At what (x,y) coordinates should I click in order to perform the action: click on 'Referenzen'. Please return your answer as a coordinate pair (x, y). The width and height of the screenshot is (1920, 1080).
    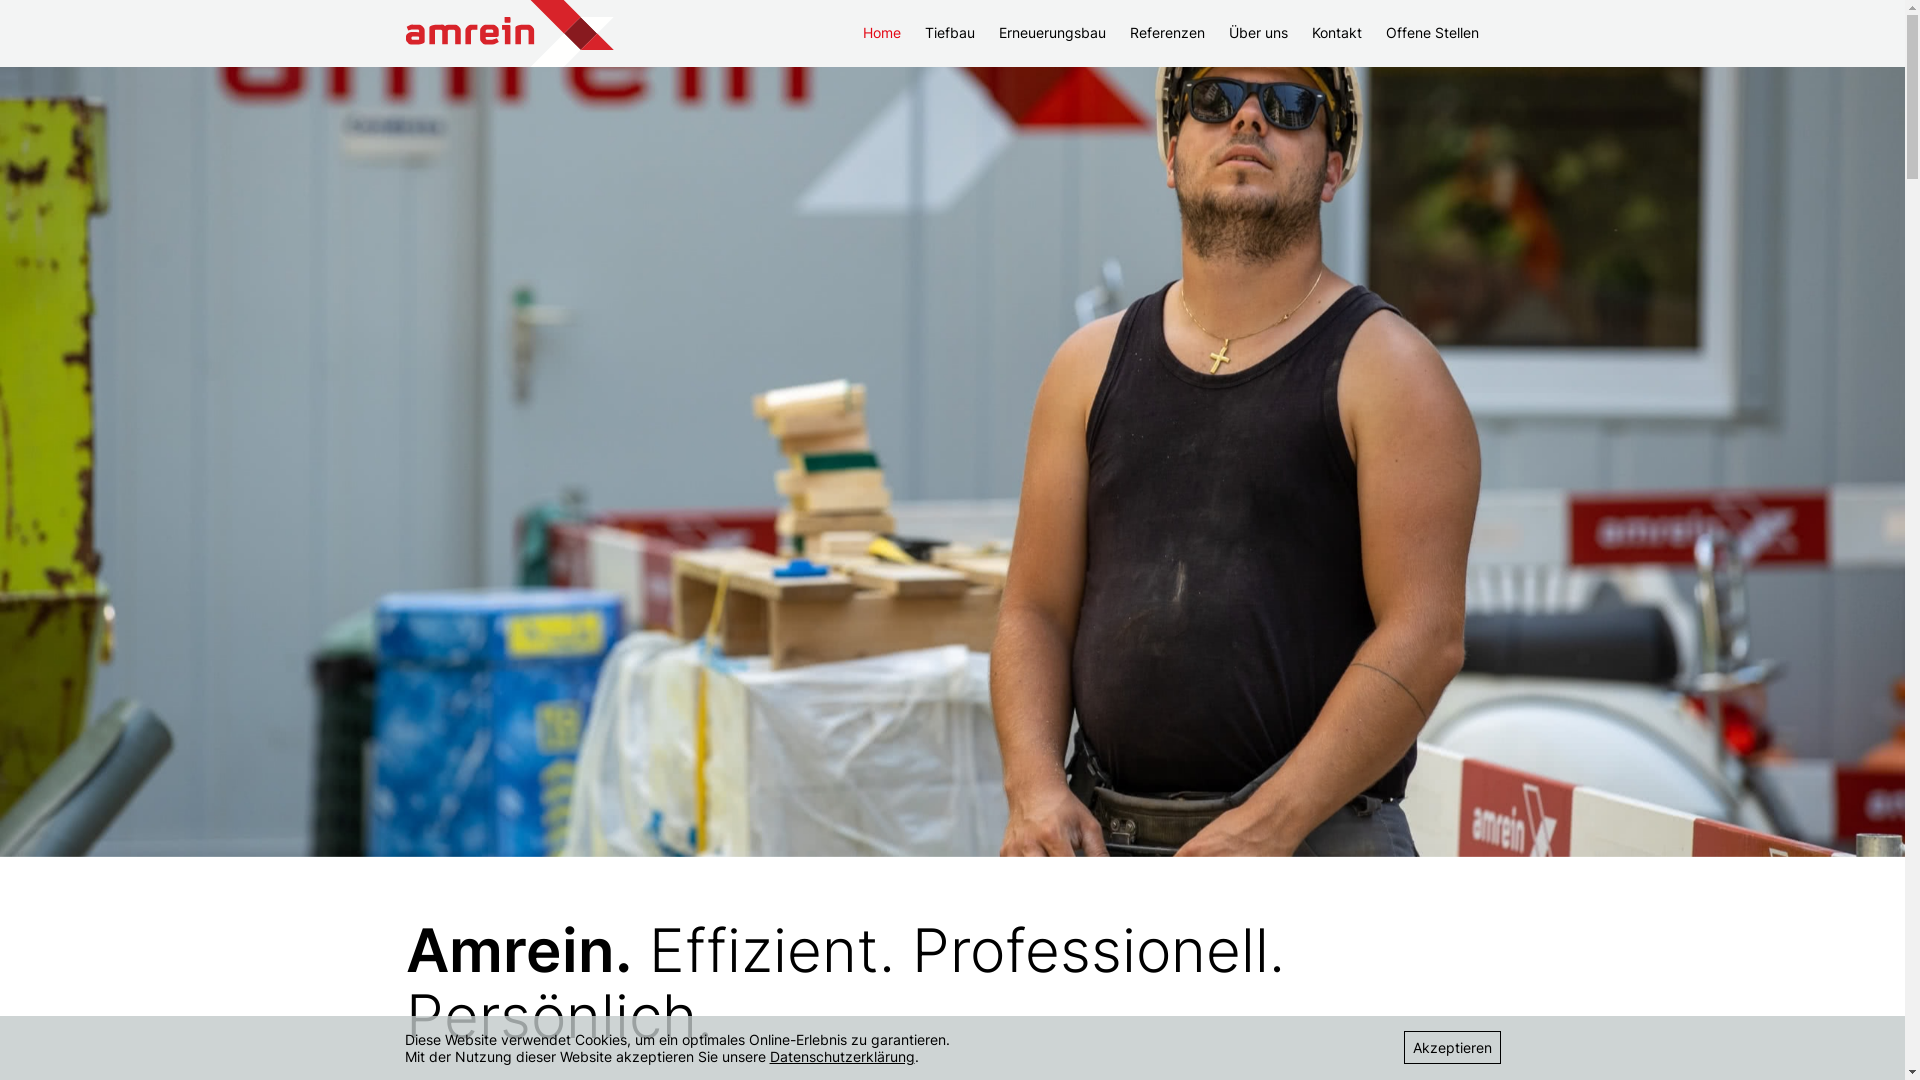
    Looking at the image, I should click on (1167, 32).